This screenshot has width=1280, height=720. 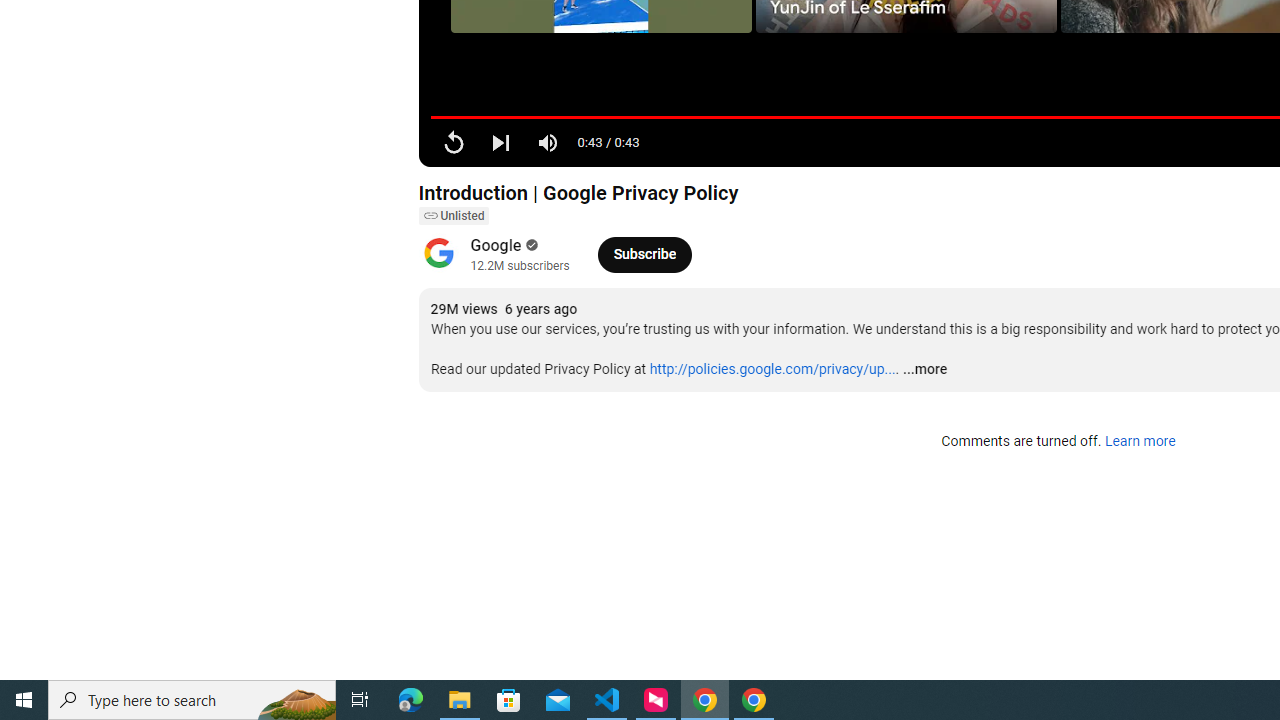 What do you see at coordinates (923, 370) in the screenshot?
I see `'...more'` at bounding box center [923, 370].